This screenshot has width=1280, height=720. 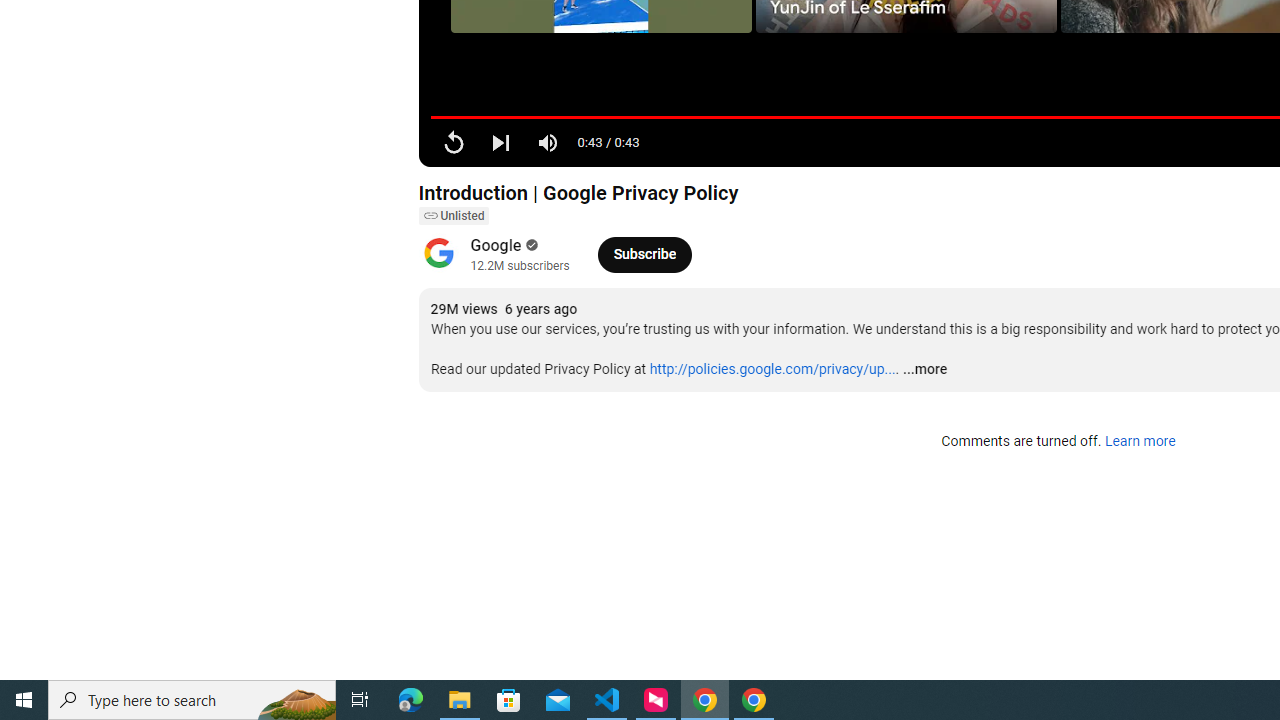 What do you see at coordinates (923, 370) in the screenshot?
I see `'...more'` at bounding box center [923, 370].